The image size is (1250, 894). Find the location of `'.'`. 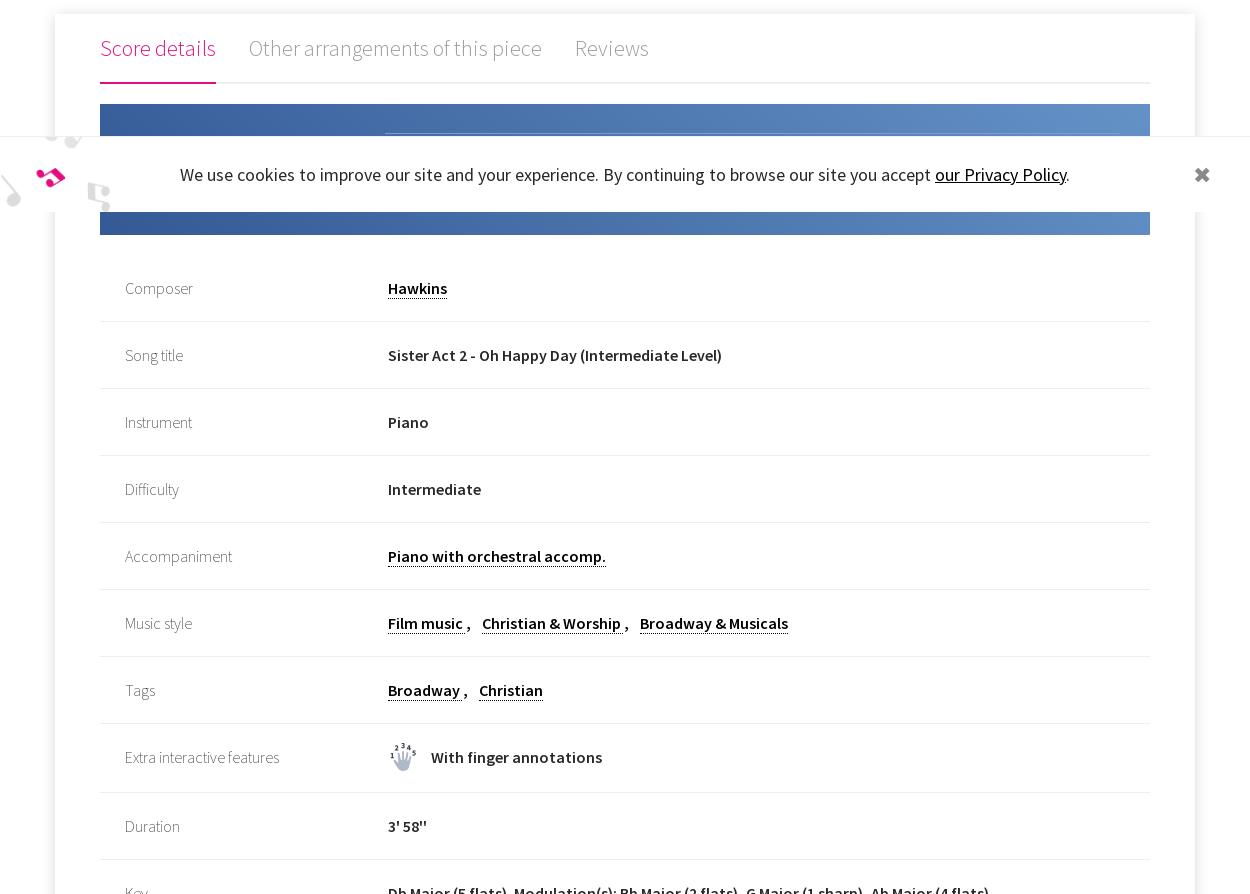

'.' is located at coordinates (1065, 174).